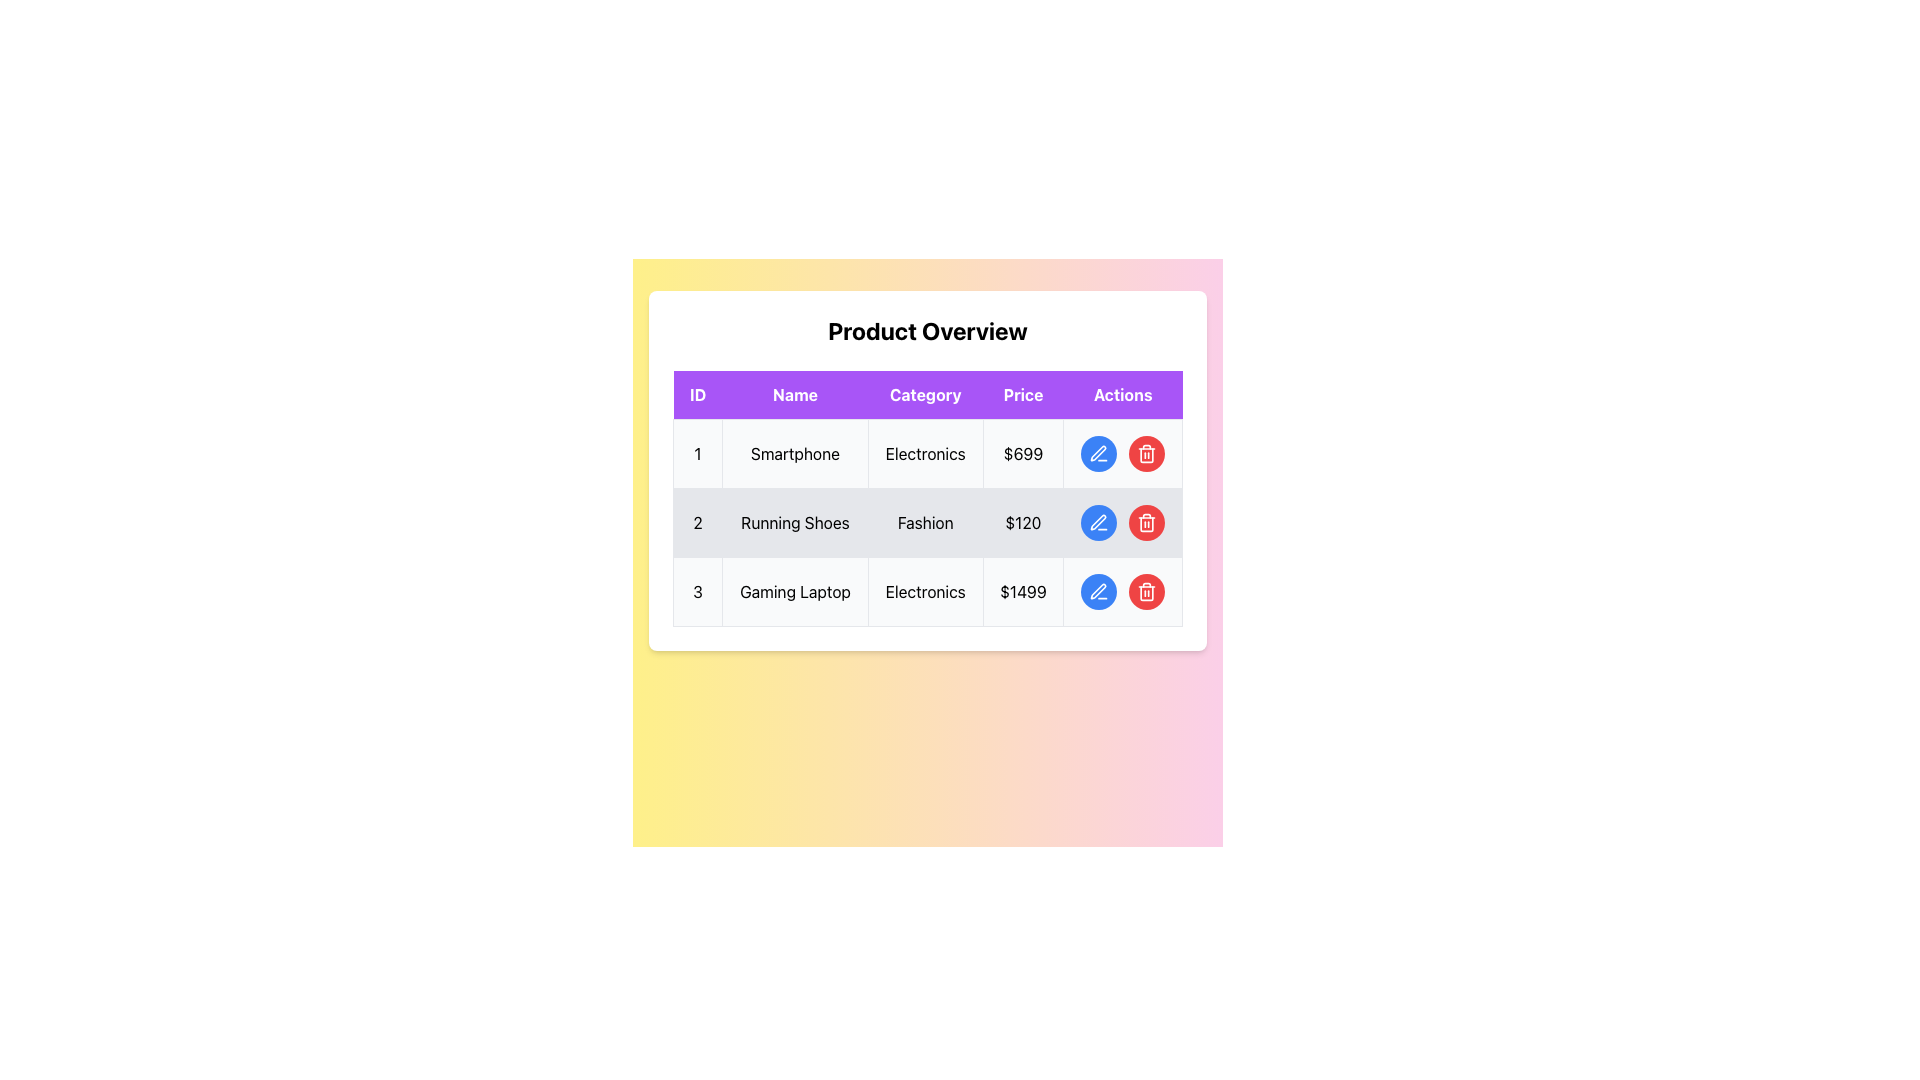 This screenshot has height=1080, width=1920. I want to click on the Text Label located in the second column of the second row in the table layout, which indicates the product name associated with the entry, so click(794, 522).